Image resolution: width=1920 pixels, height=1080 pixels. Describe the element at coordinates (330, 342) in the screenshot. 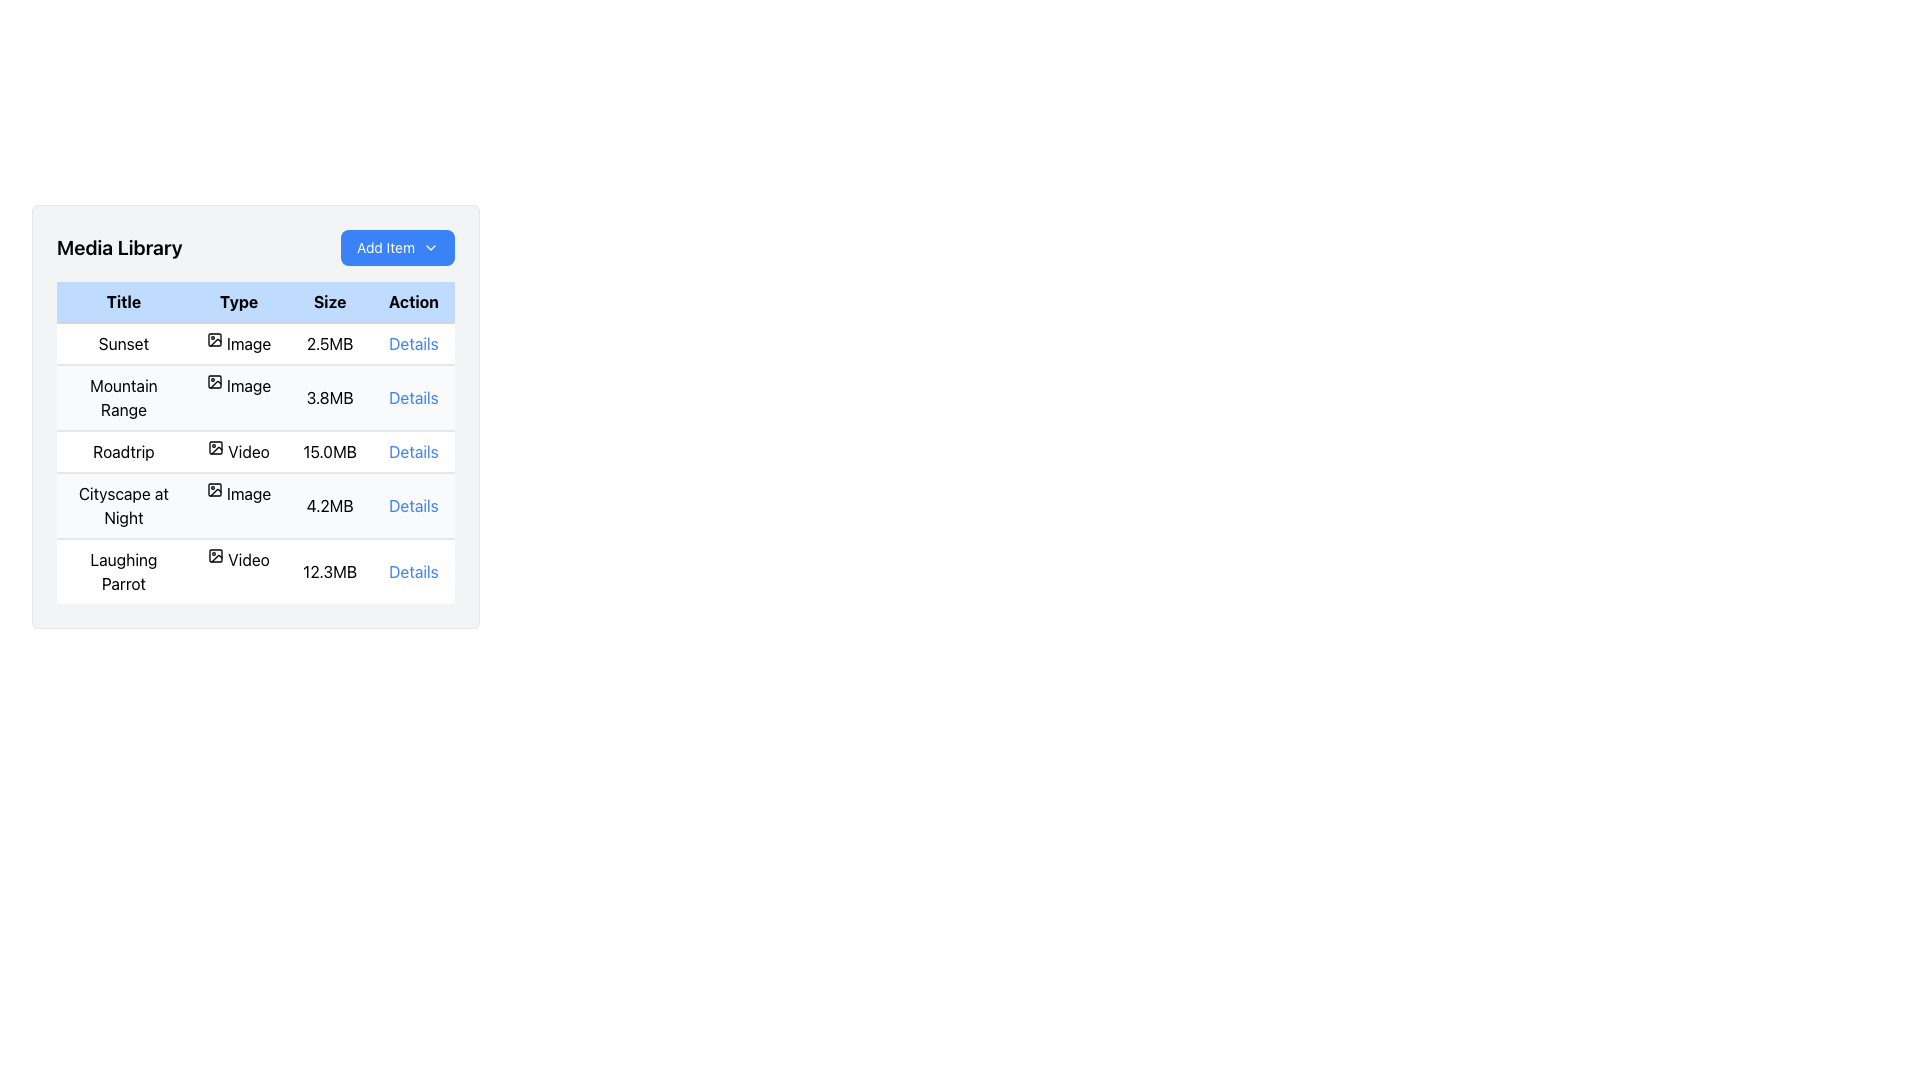

I see `the text label that displays the file size of 2.5 megabytes for the image titled 'Sunset', located in the third column of the first row under the 'Size' category` at that location.